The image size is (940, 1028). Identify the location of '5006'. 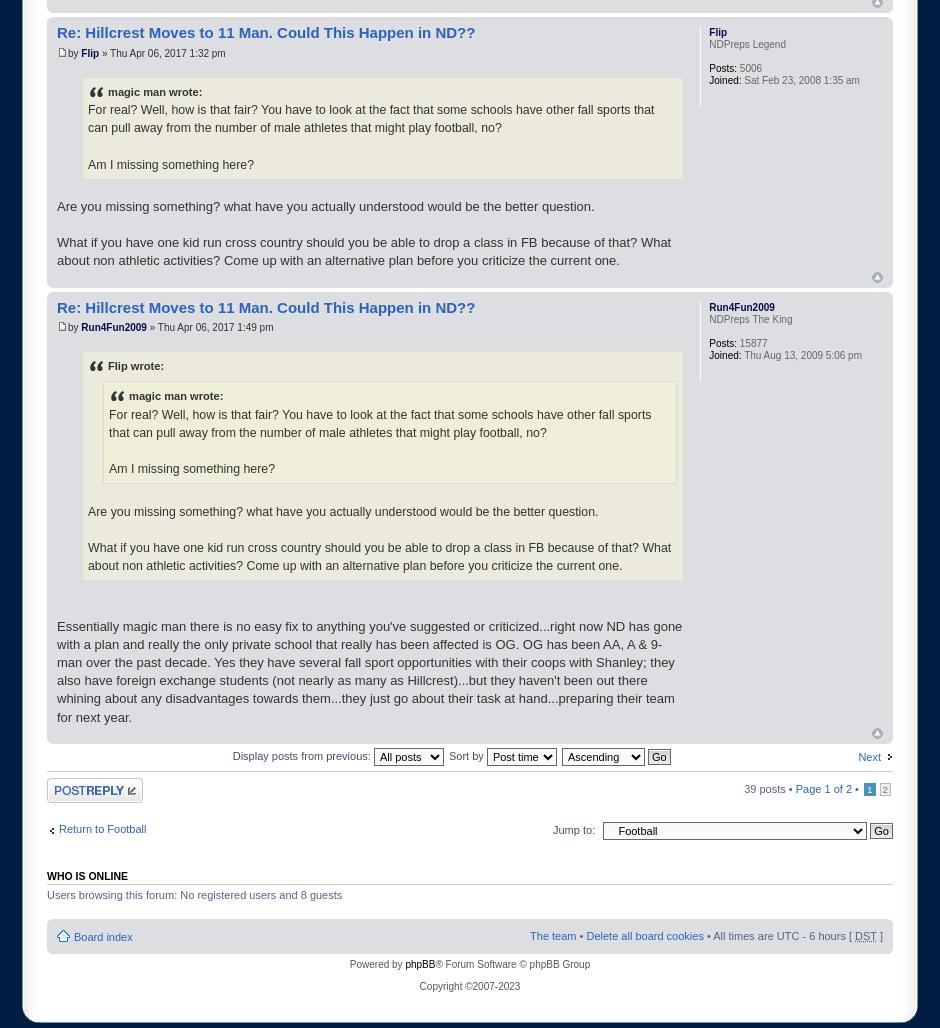
(748, 67).